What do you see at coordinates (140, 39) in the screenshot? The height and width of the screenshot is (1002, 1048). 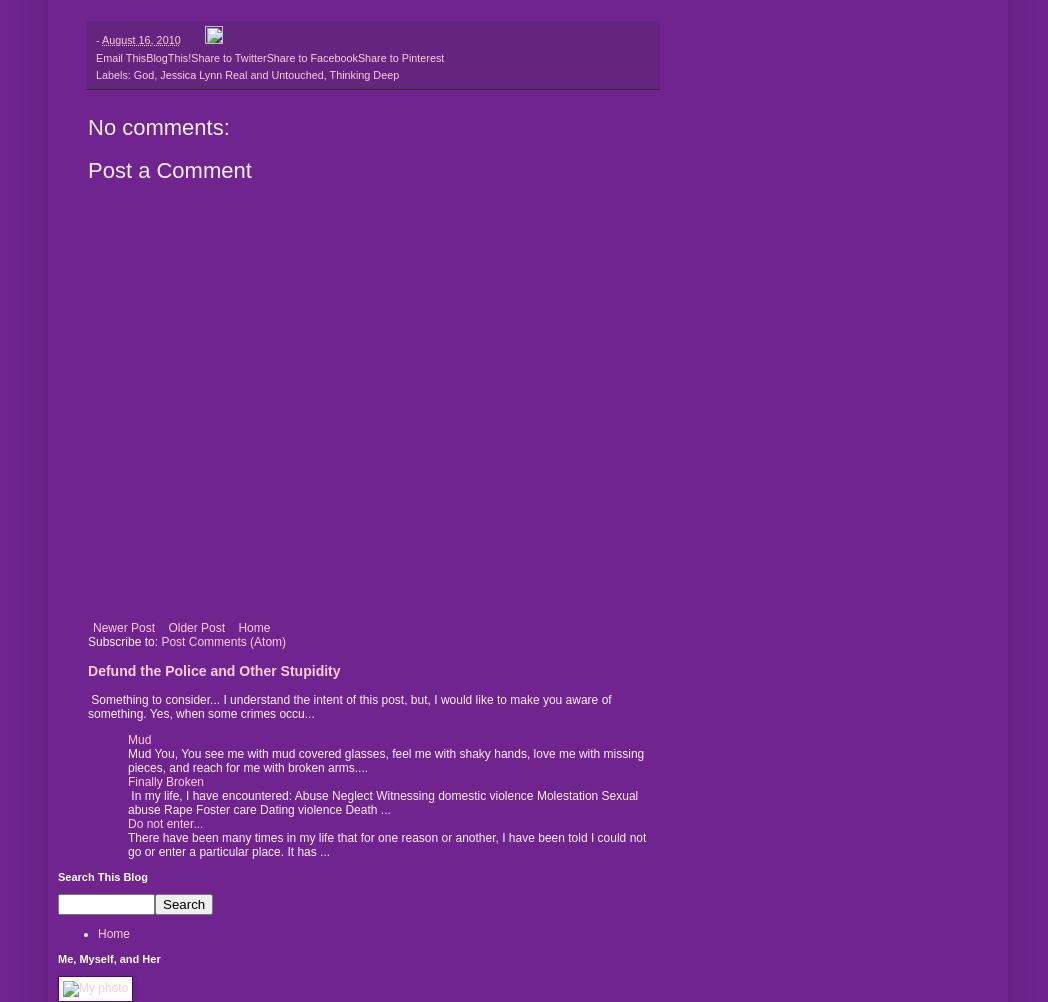 I see `'August 16, 2010'` at bounding box center [140, 39].